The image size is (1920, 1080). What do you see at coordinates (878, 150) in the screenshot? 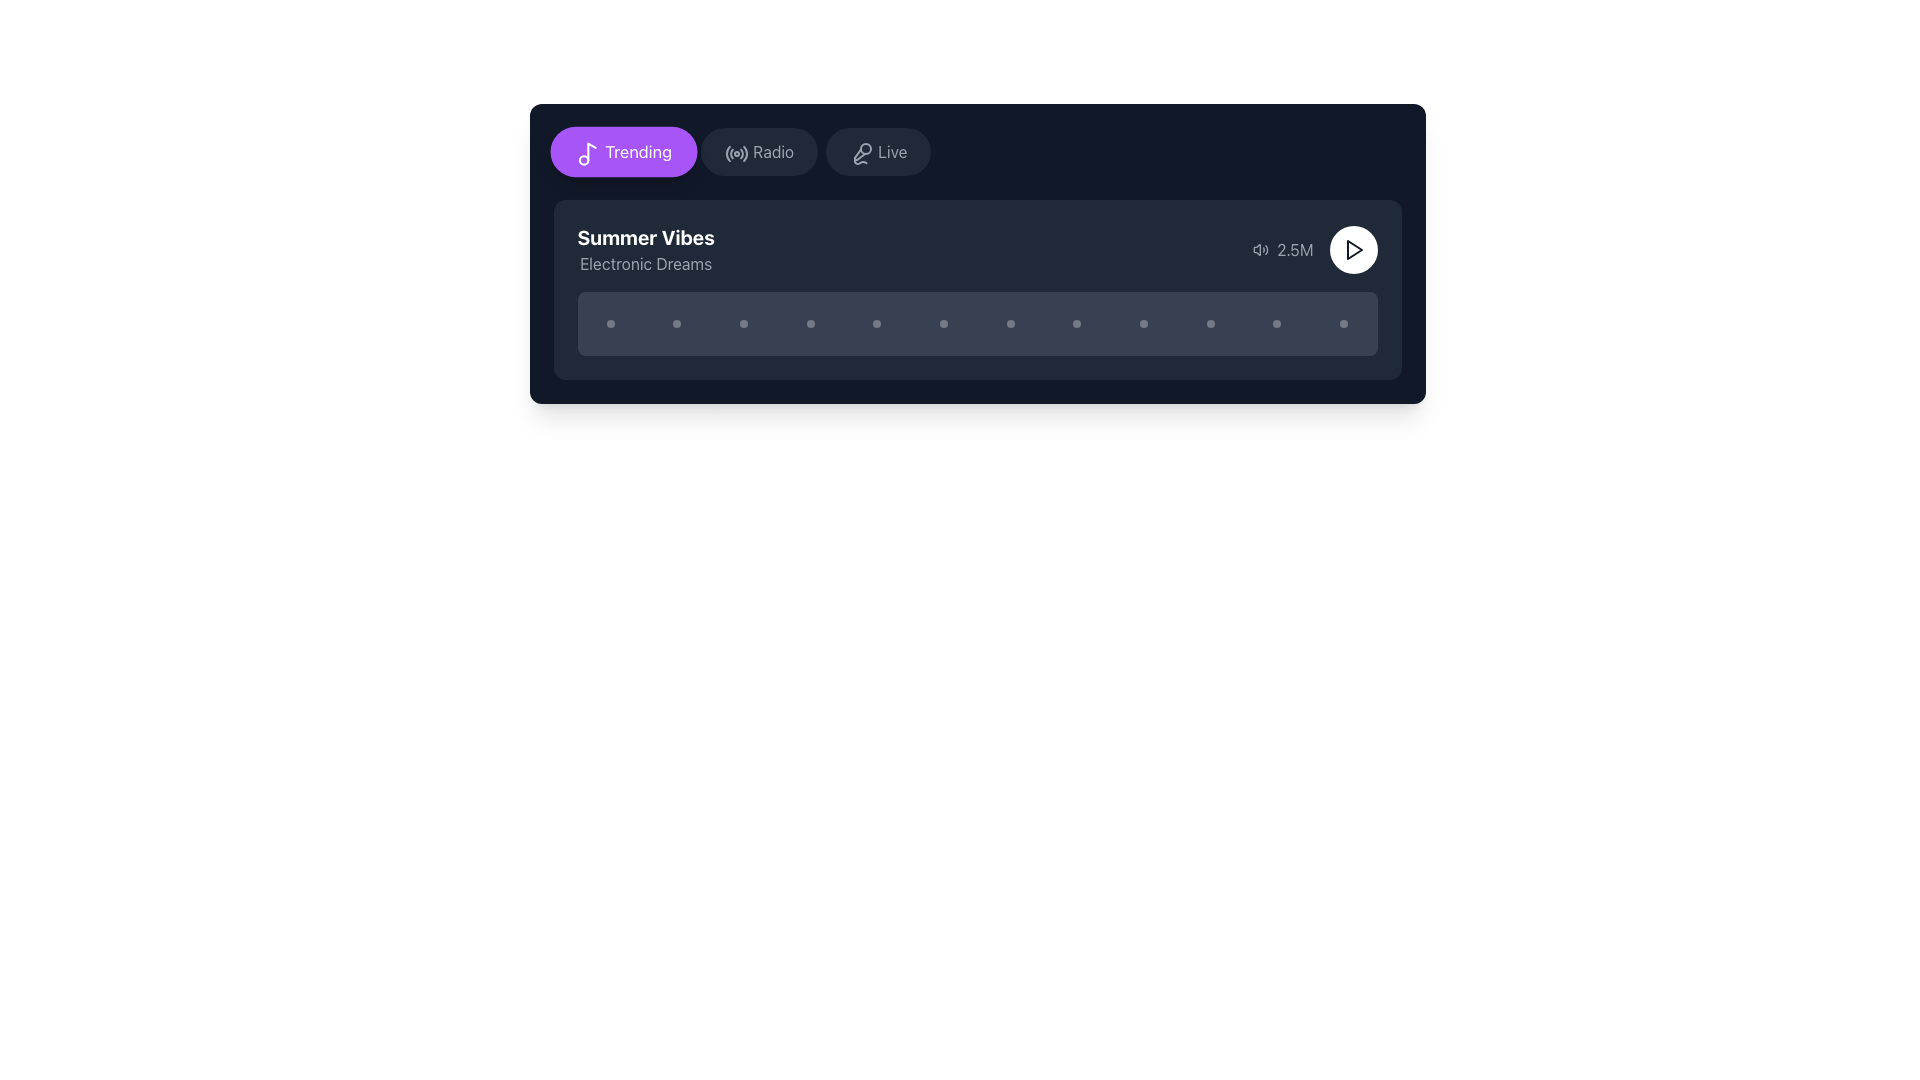
I see `the 'Live' button, which is a rounded rectangular button with a dark gray background and text reading 'Live', positioned to the right of the 'Radio' button` at bounding box center [878, 150].